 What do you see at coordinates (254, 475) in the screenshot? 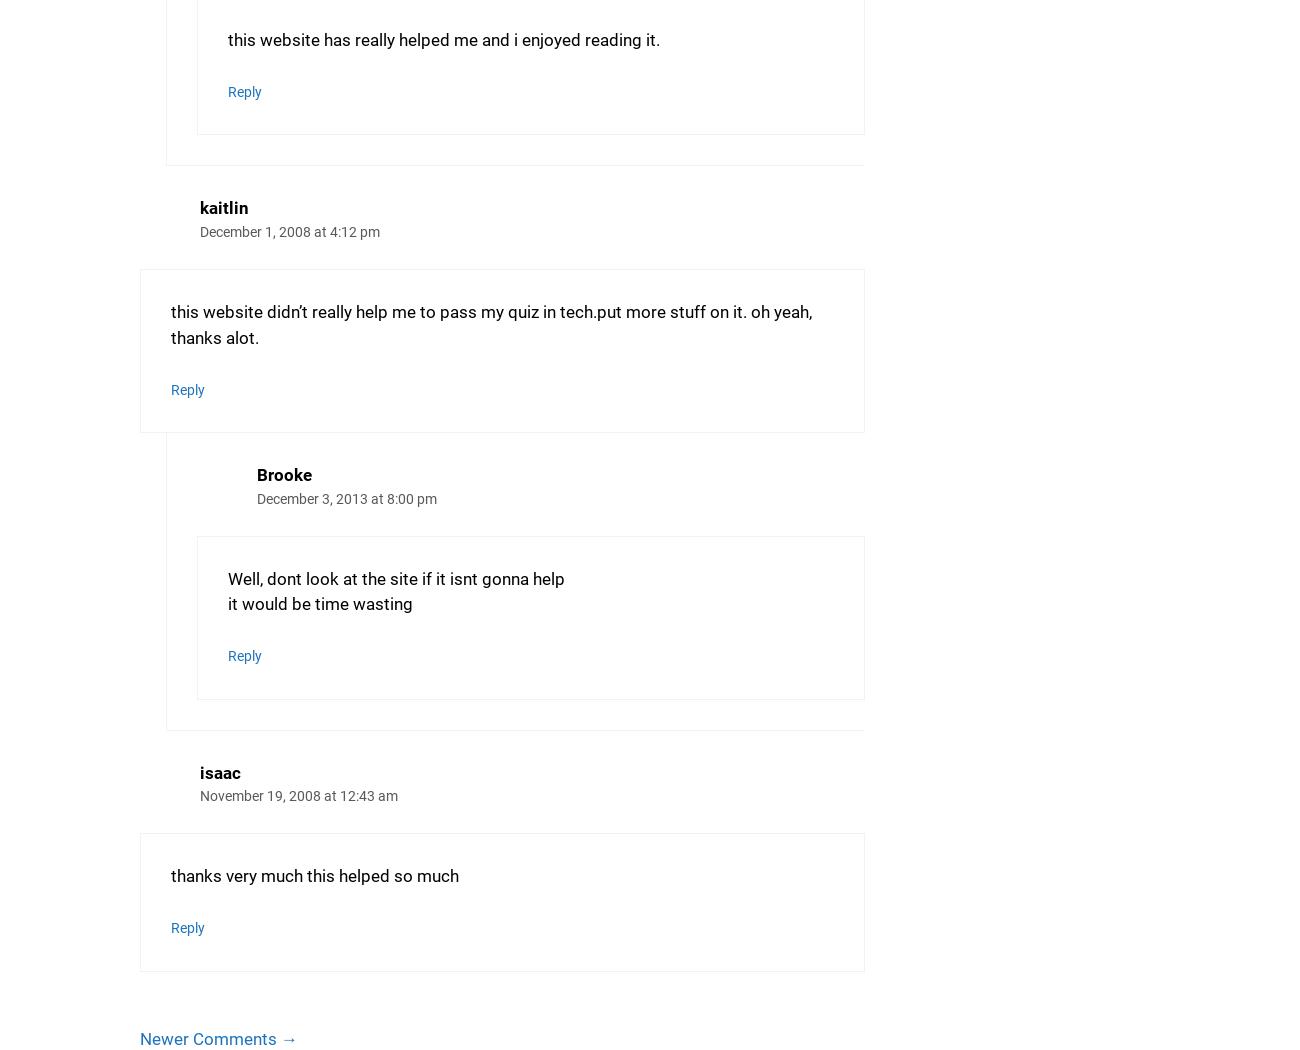
I see `'Brooke'` at bounding box center [254, 475].